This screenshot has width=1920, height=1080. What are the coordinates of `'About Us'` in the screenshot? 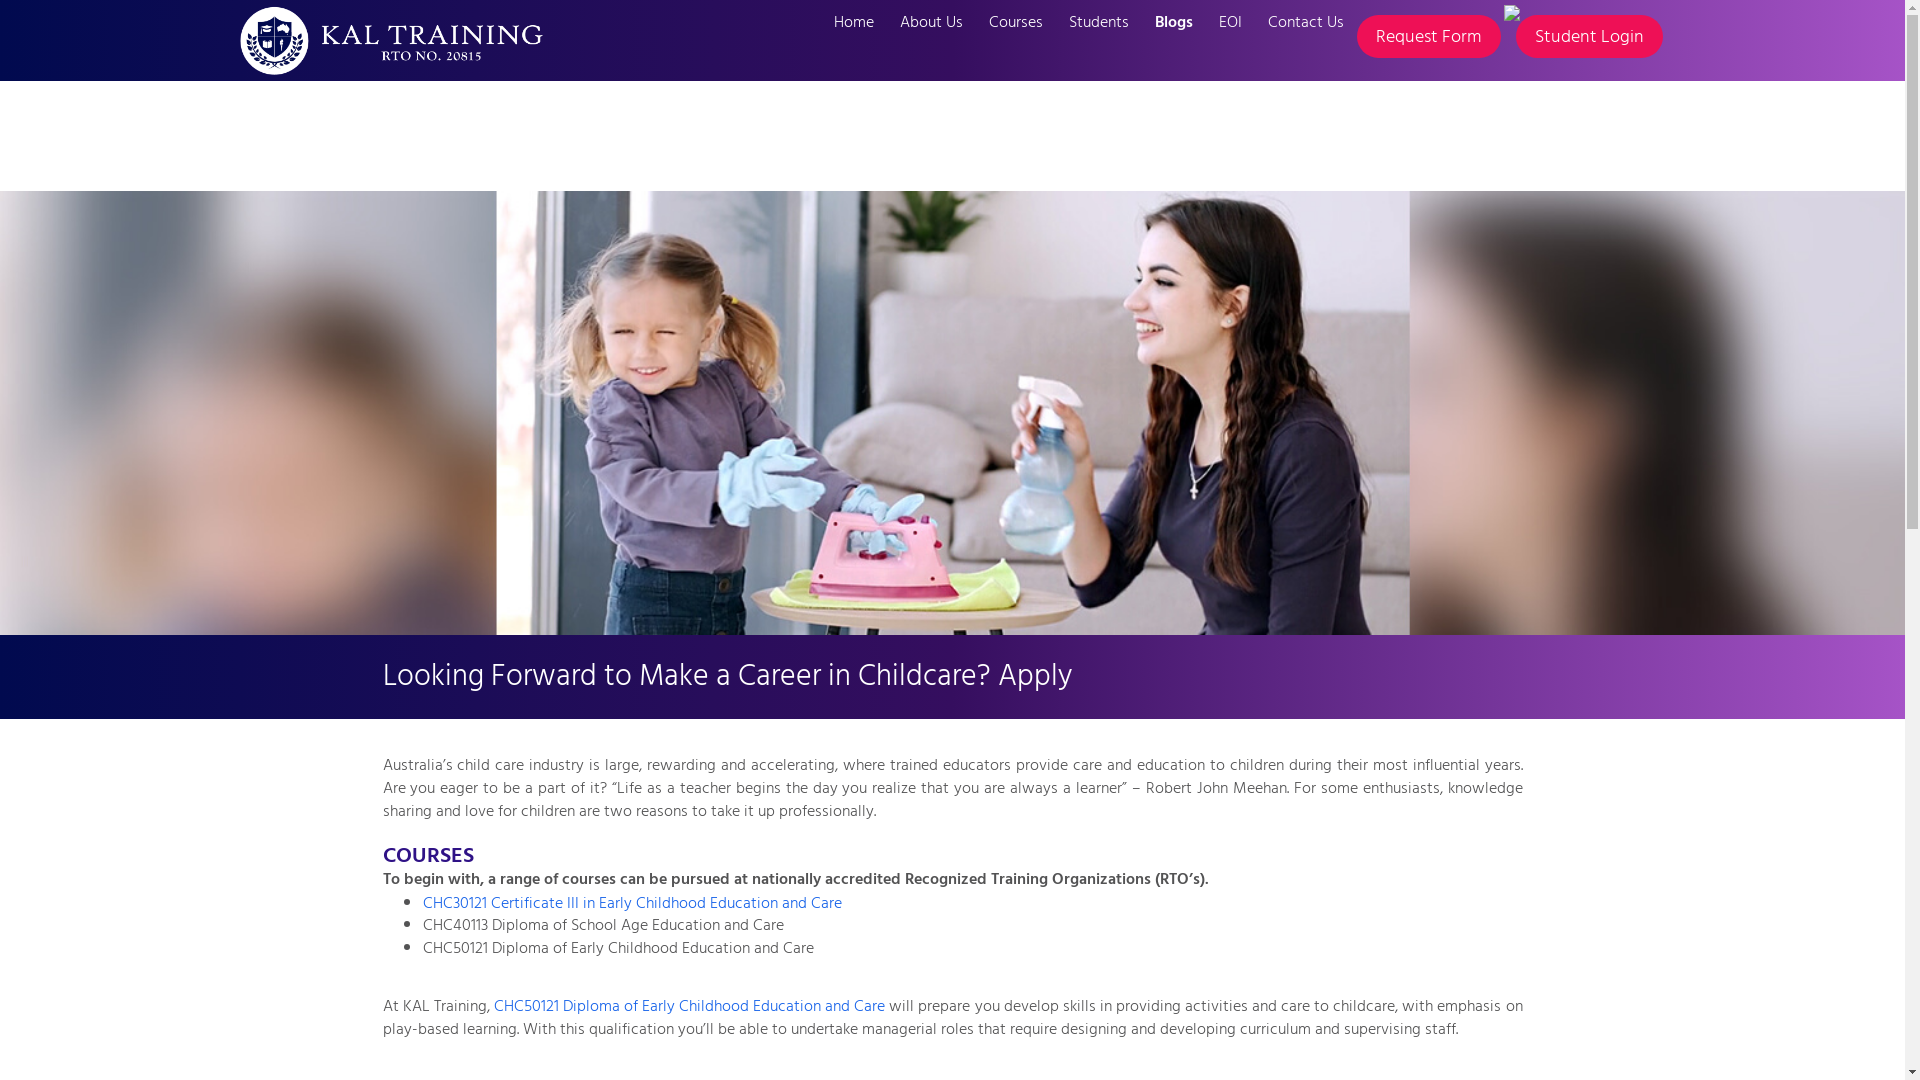 It's located at (929, 22).